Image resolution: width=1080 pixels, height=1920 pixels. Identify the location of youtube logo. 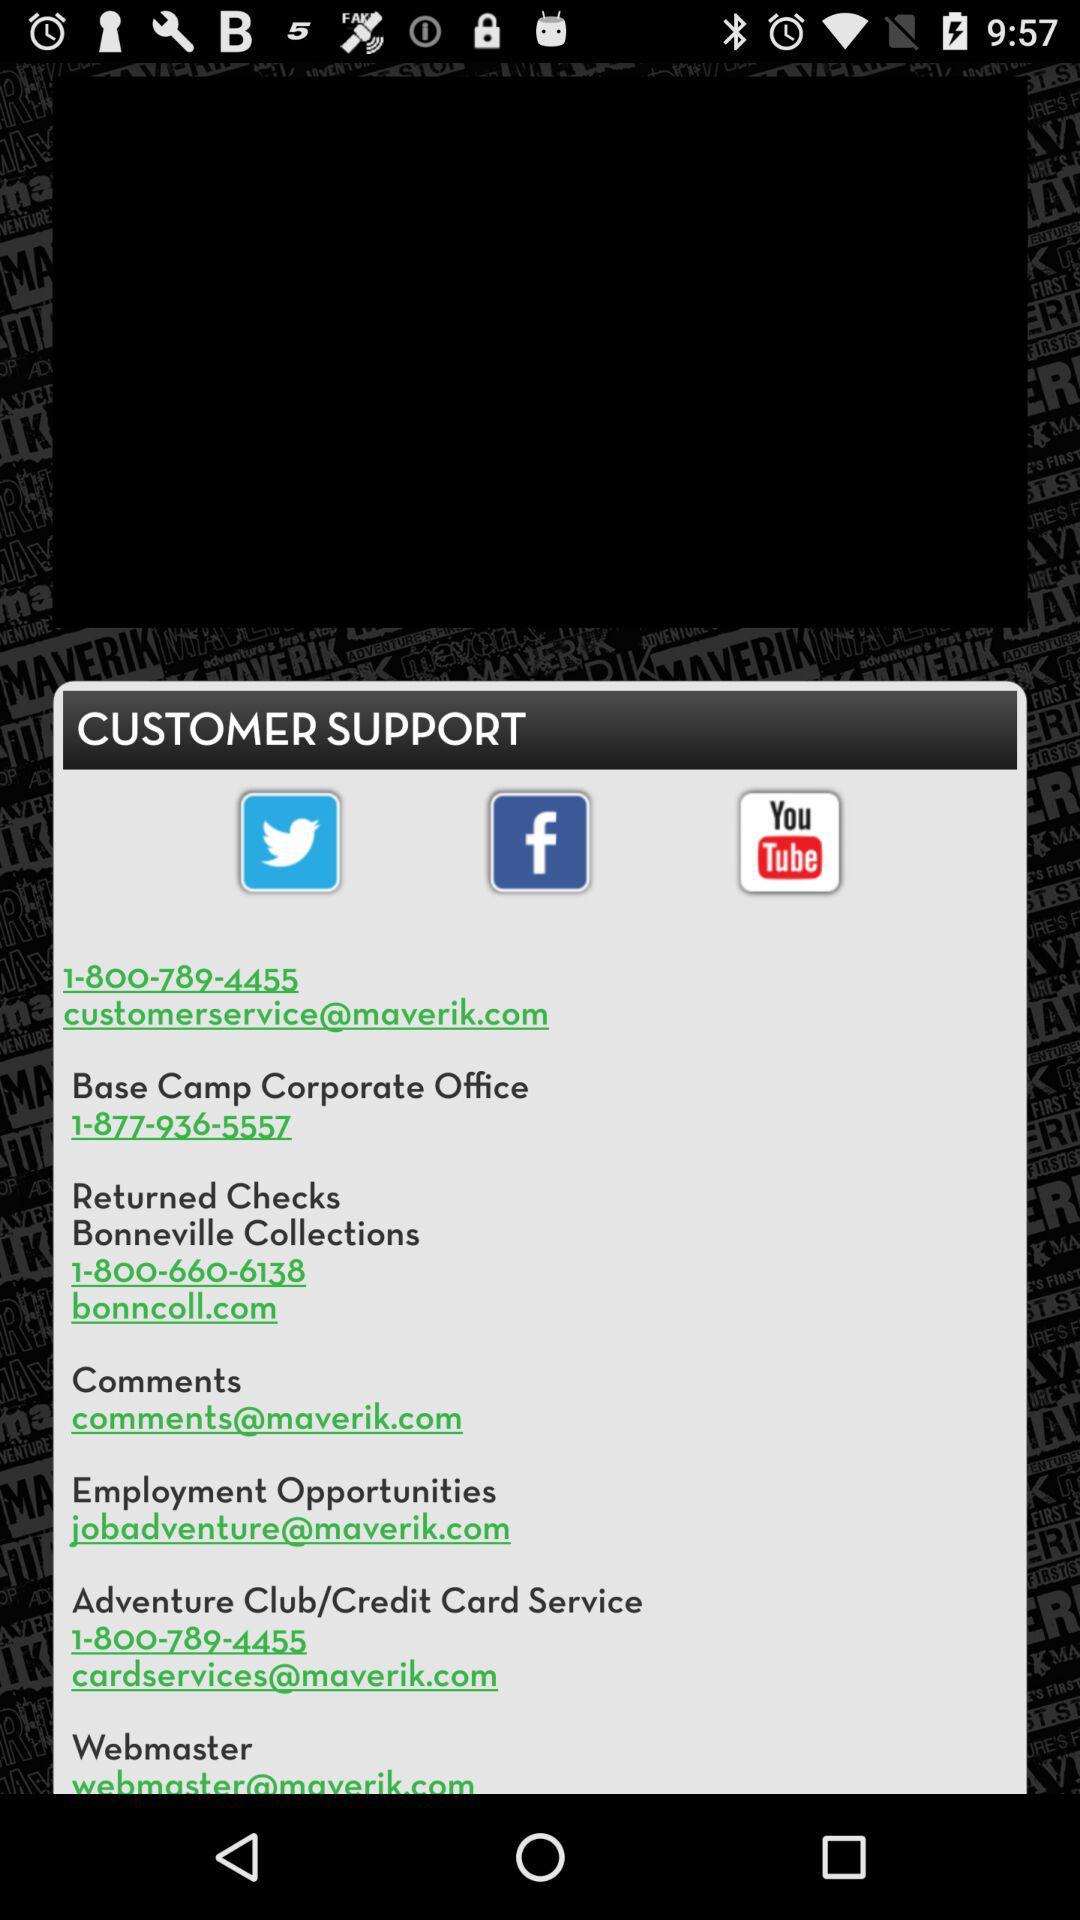
(788, 842).